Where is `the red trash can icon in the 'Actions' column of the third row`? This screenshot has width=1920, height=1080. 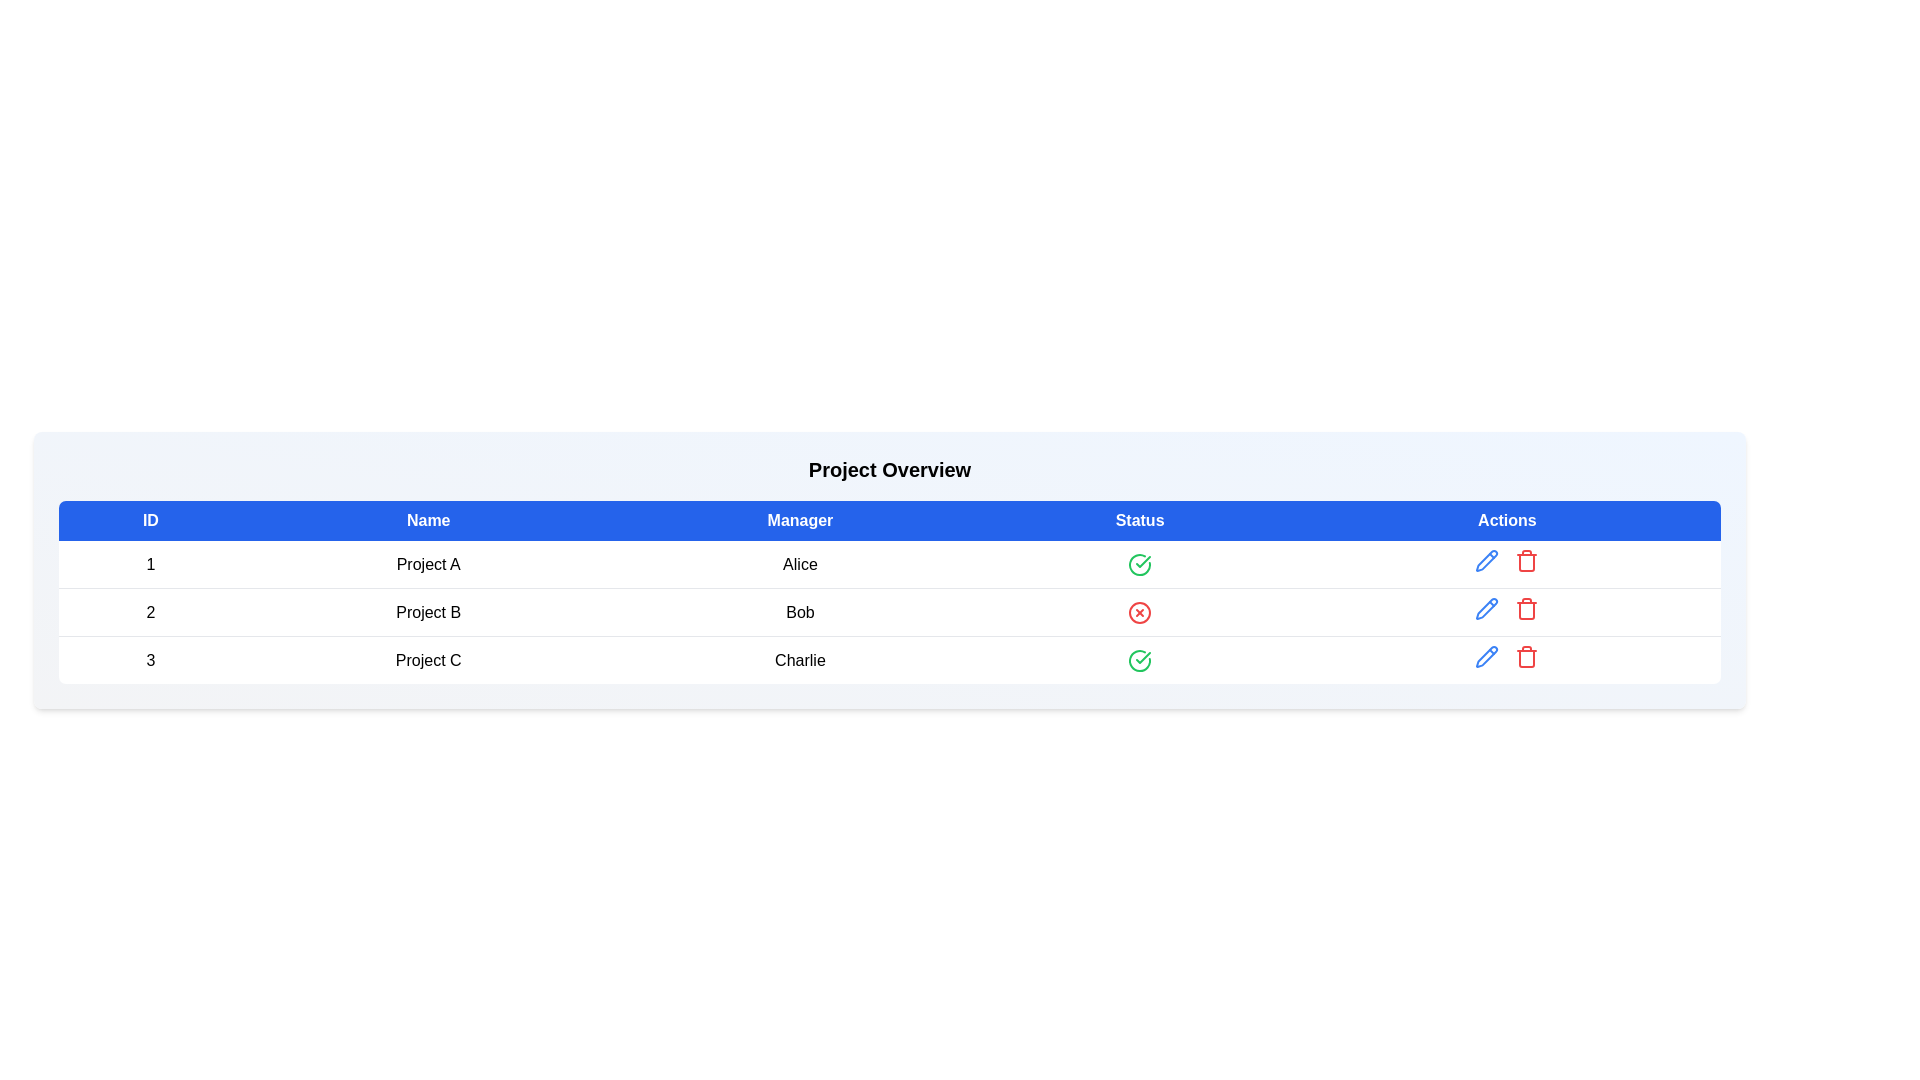 the red trash can icon in the 'Actions' column of the third row is located at coordinates (1526, 656).